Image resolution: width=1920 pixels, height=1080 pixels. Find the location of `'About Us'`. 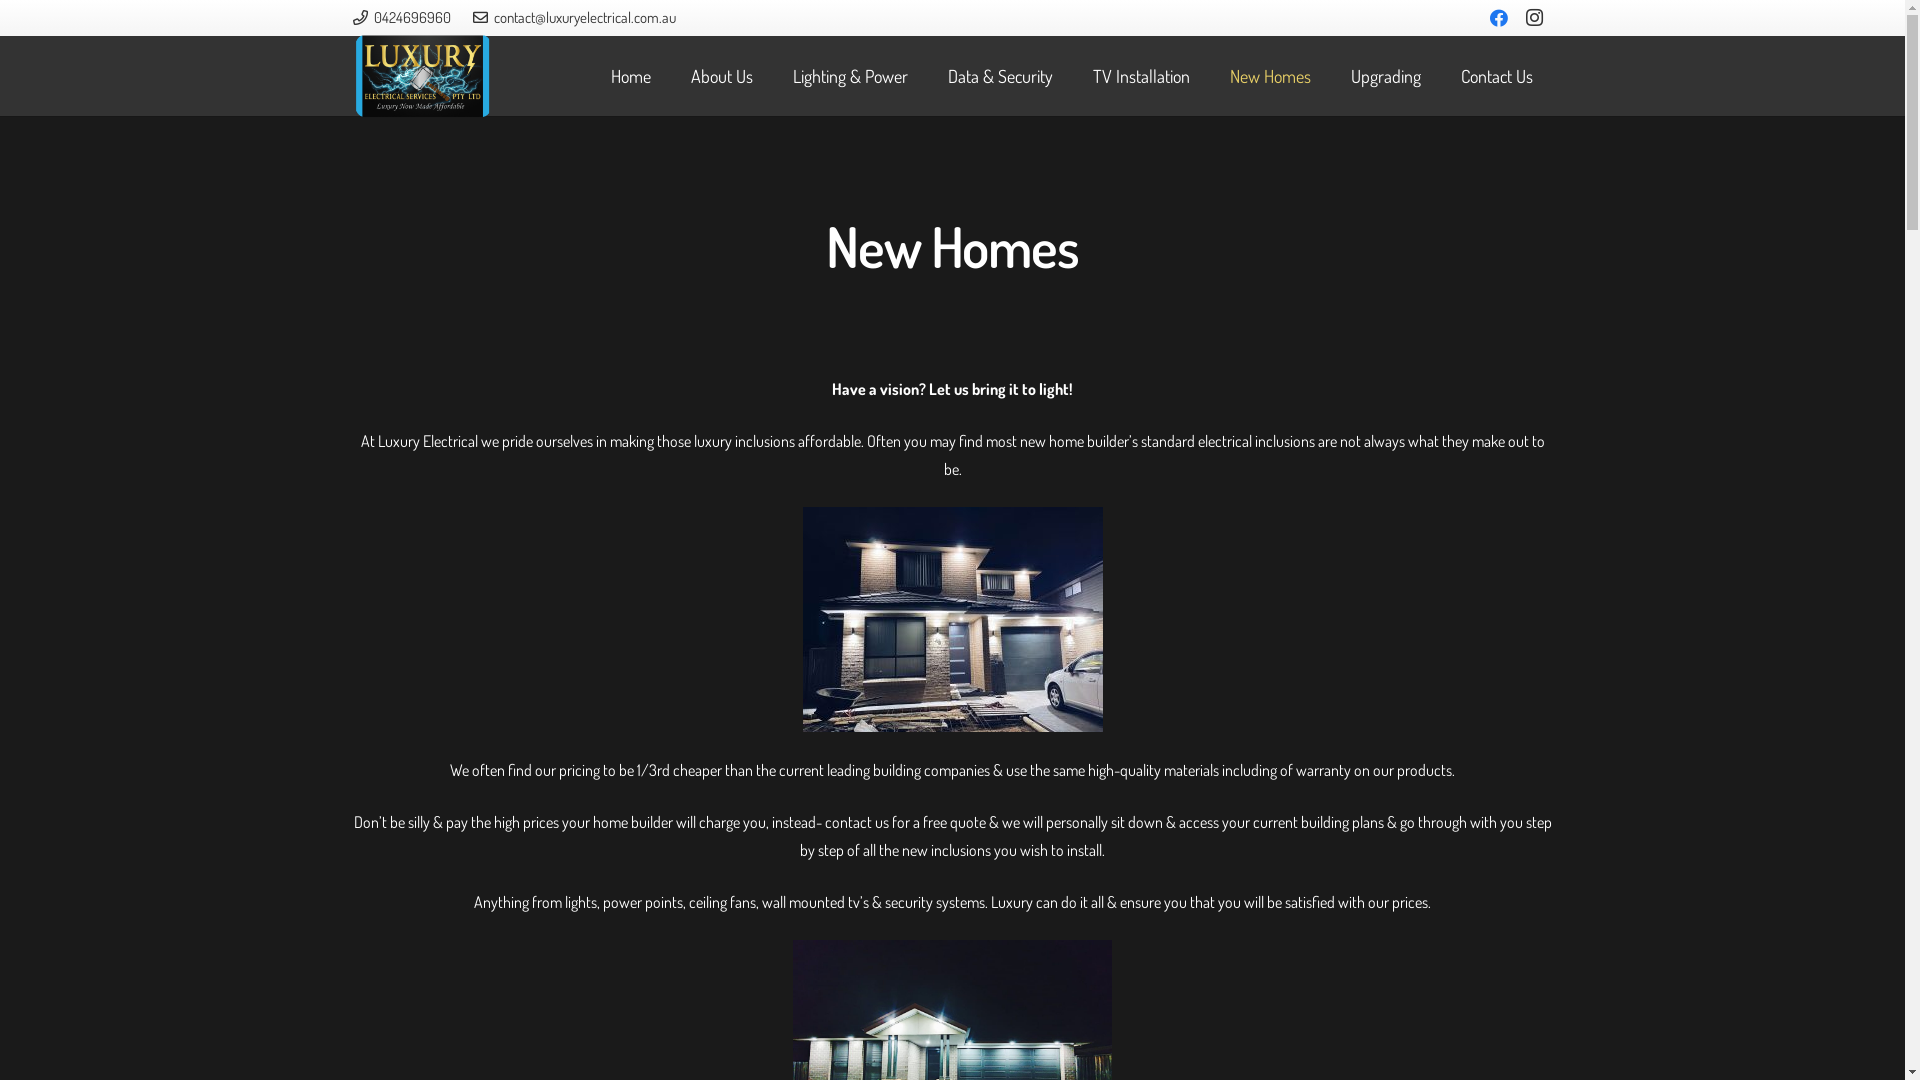

'About Us' is located at coordinates (671, 75).